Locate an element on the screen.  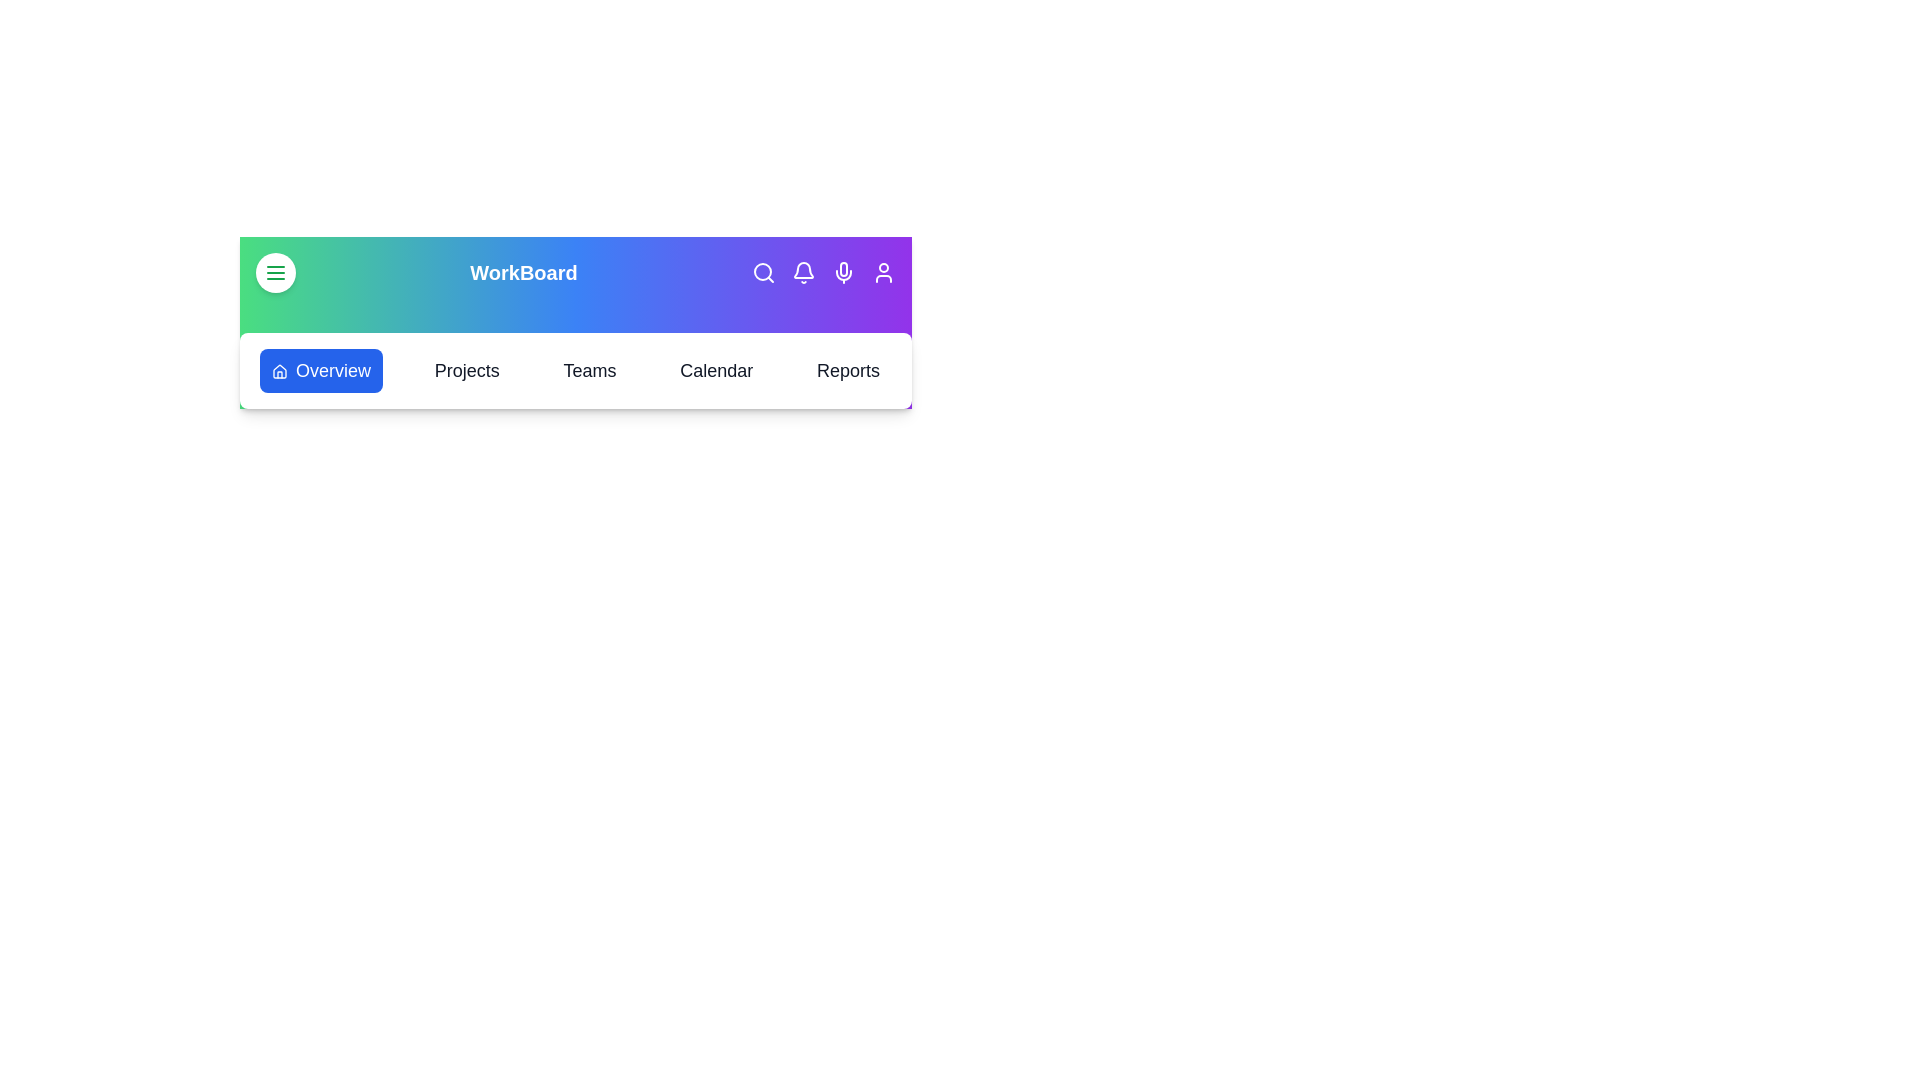
the Voice Input icon is located at coordinates (844, 273).